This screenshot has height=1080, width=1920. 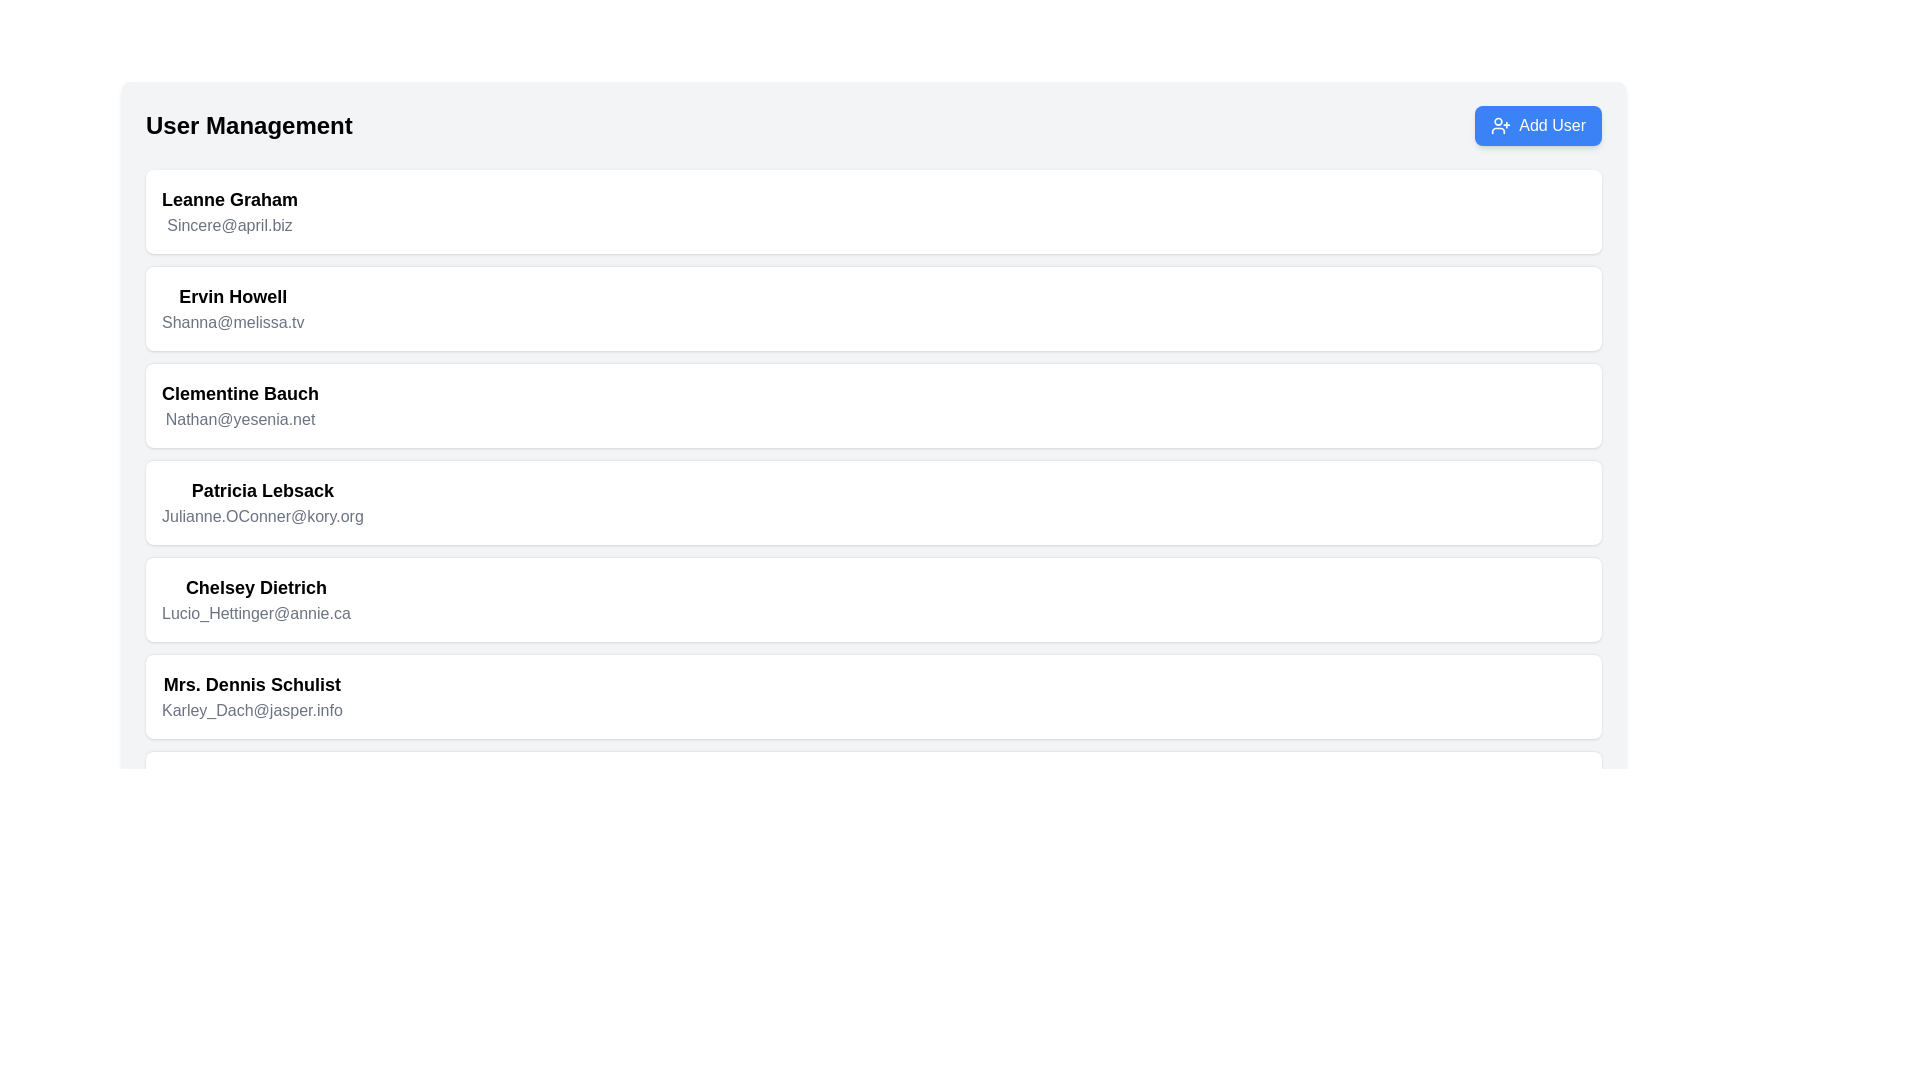 I want to click on the user avatar icon with a plus sign next to it, which is located inside the blue rounded button labeled 'Add User' in the top-right corner of the interface, so click(x=1501, y=126).